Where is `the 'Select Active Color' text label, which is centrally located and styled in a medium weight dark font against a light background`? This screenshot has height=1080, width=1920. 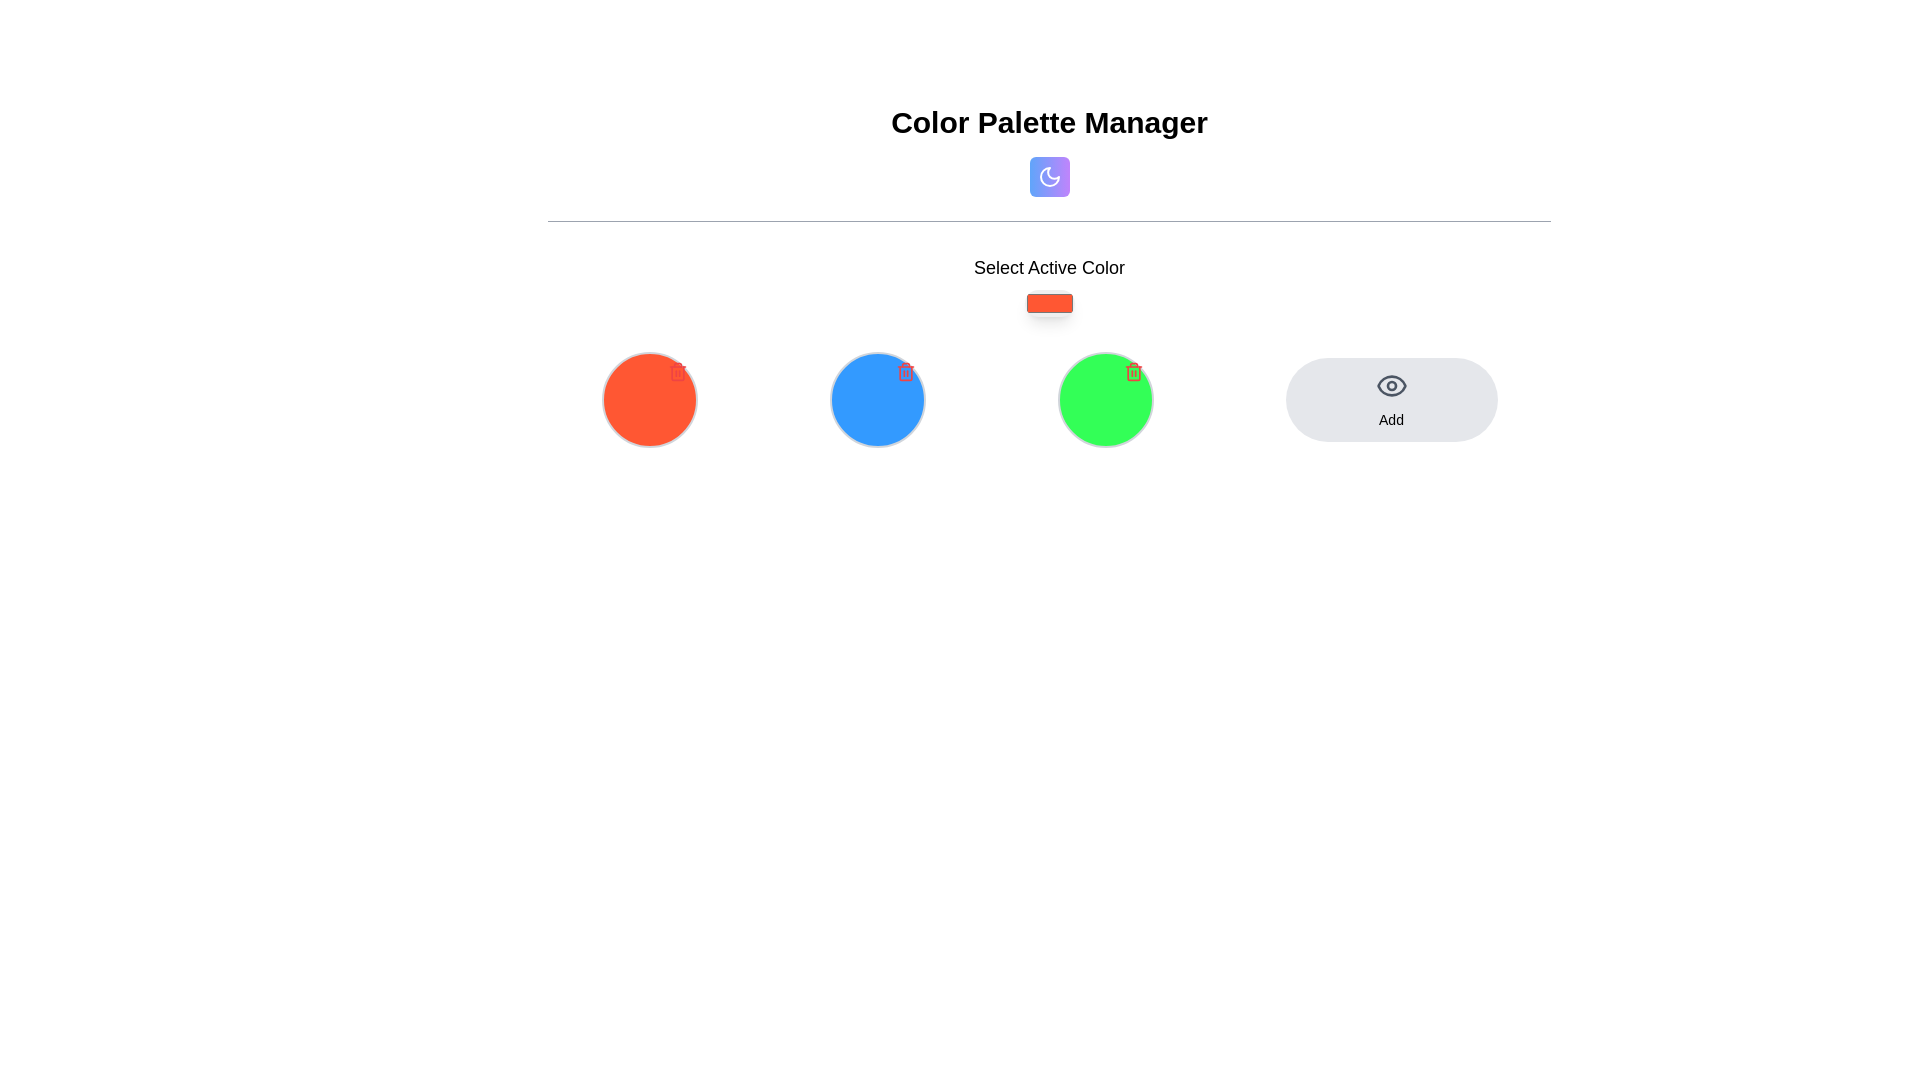 the 'Select Active Color' text label, which is centrally located and styled in a medium weight dark font against a light background is located at coordinates (1048, 266).